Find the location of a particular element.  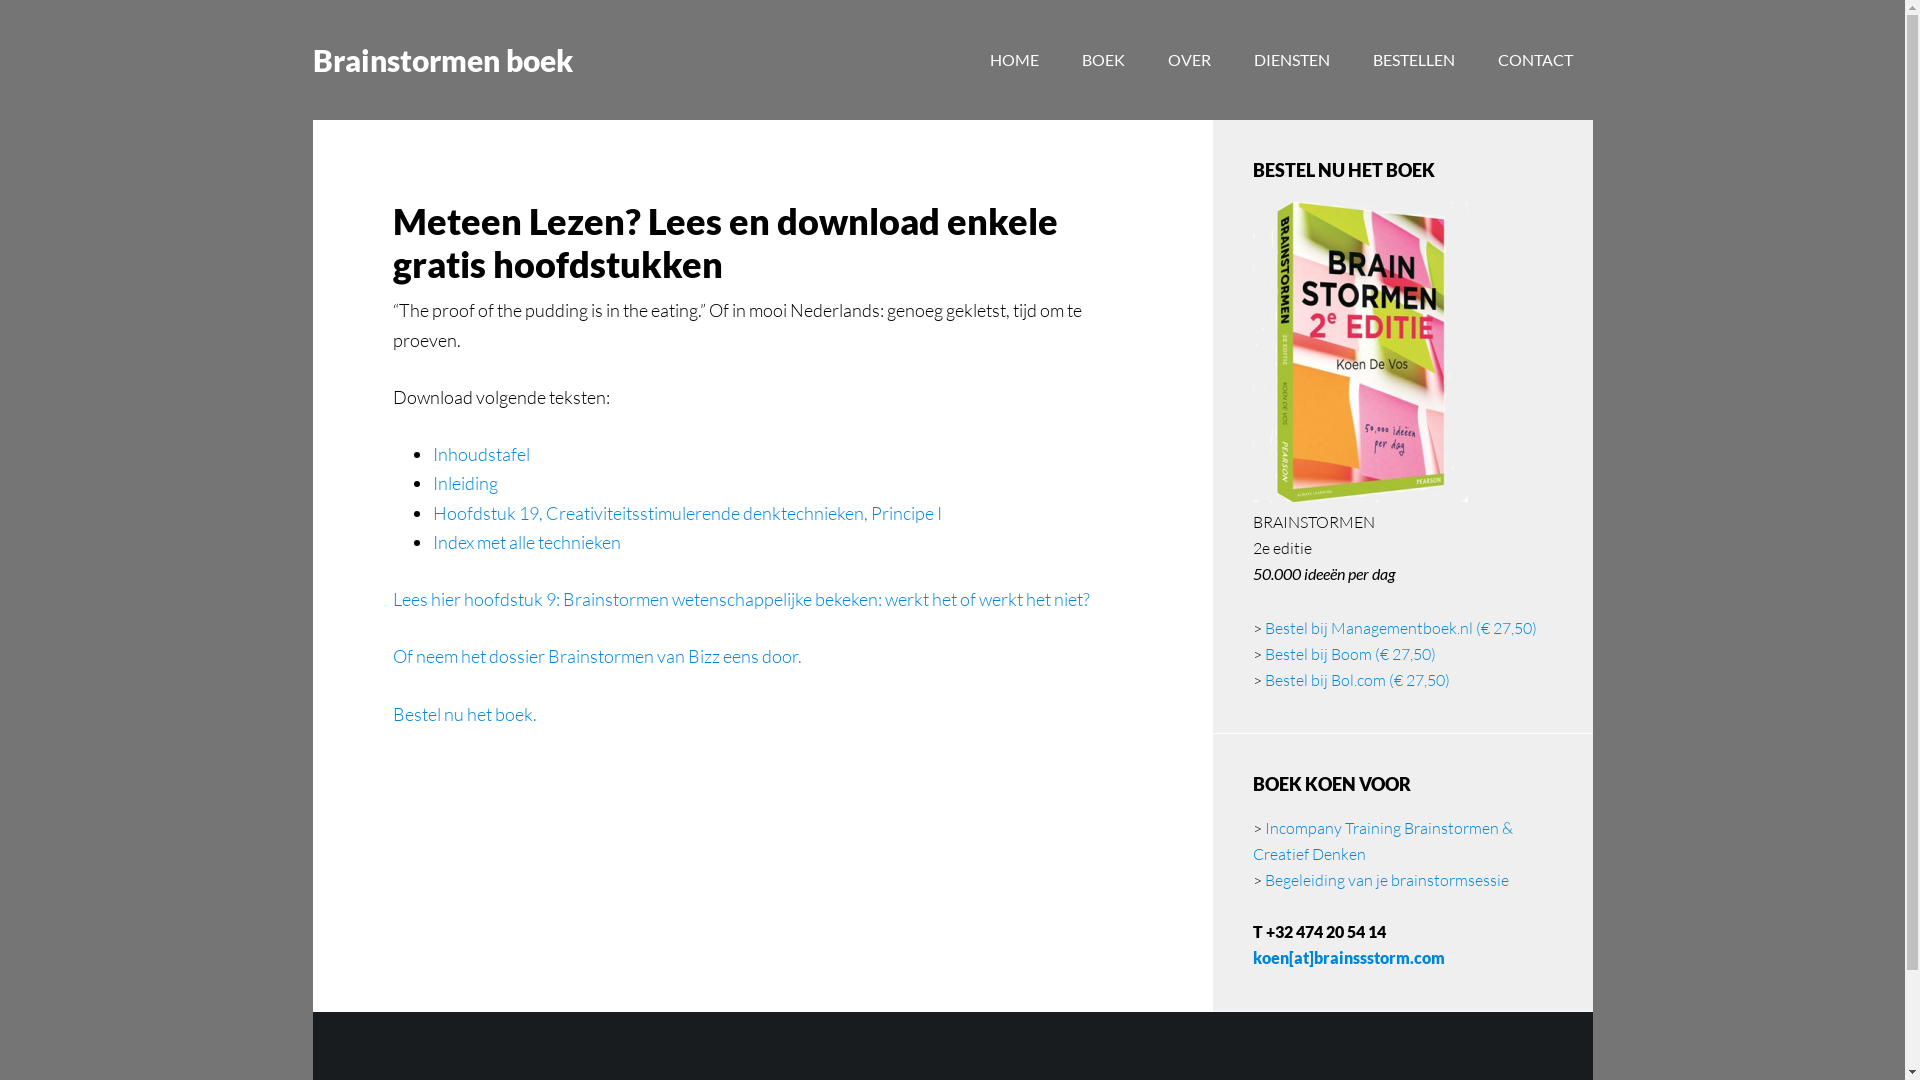

'Index met alle technieken' is located at coordinates (526, 542).